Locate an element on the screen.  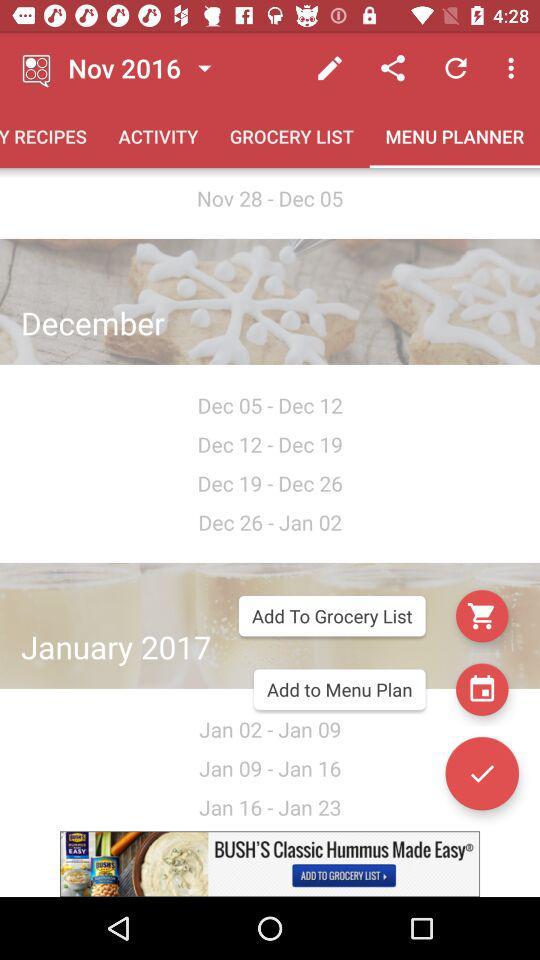
shopping cart is located at coordinates (481, 615).